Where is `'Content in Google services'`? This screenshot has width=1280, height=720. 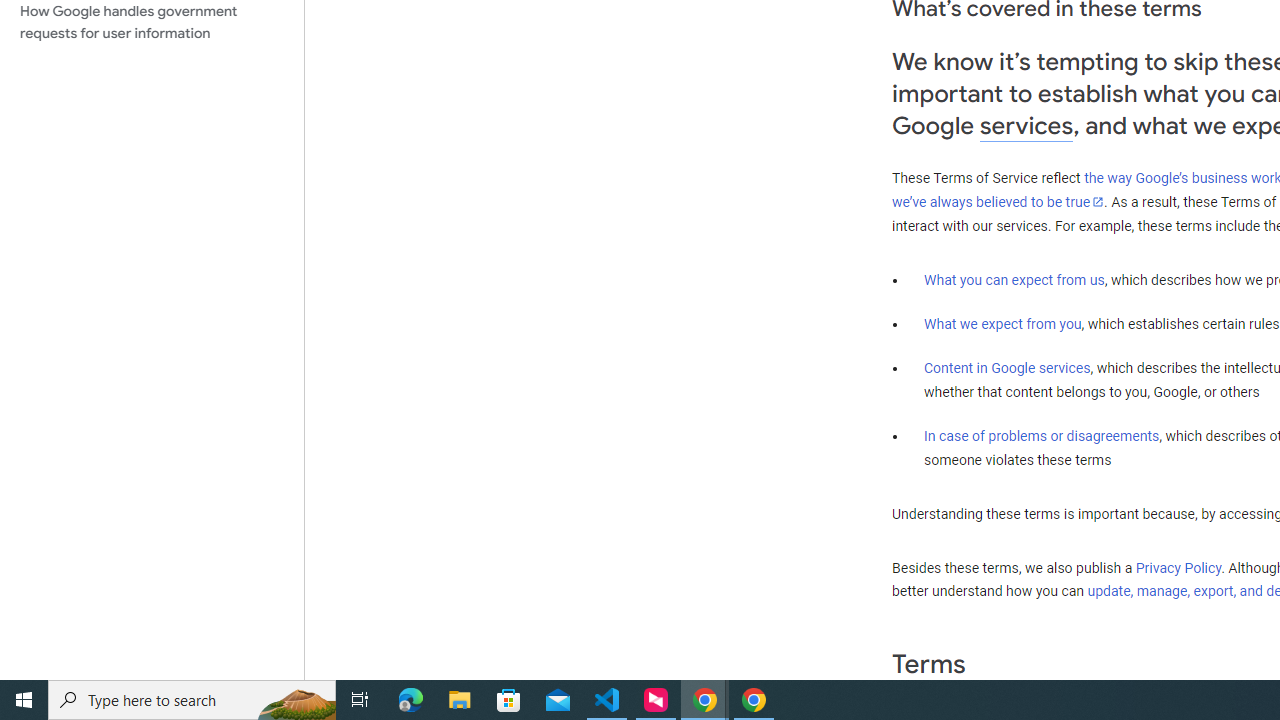
'Content in Google services' is located at coordinates (1007, 368).